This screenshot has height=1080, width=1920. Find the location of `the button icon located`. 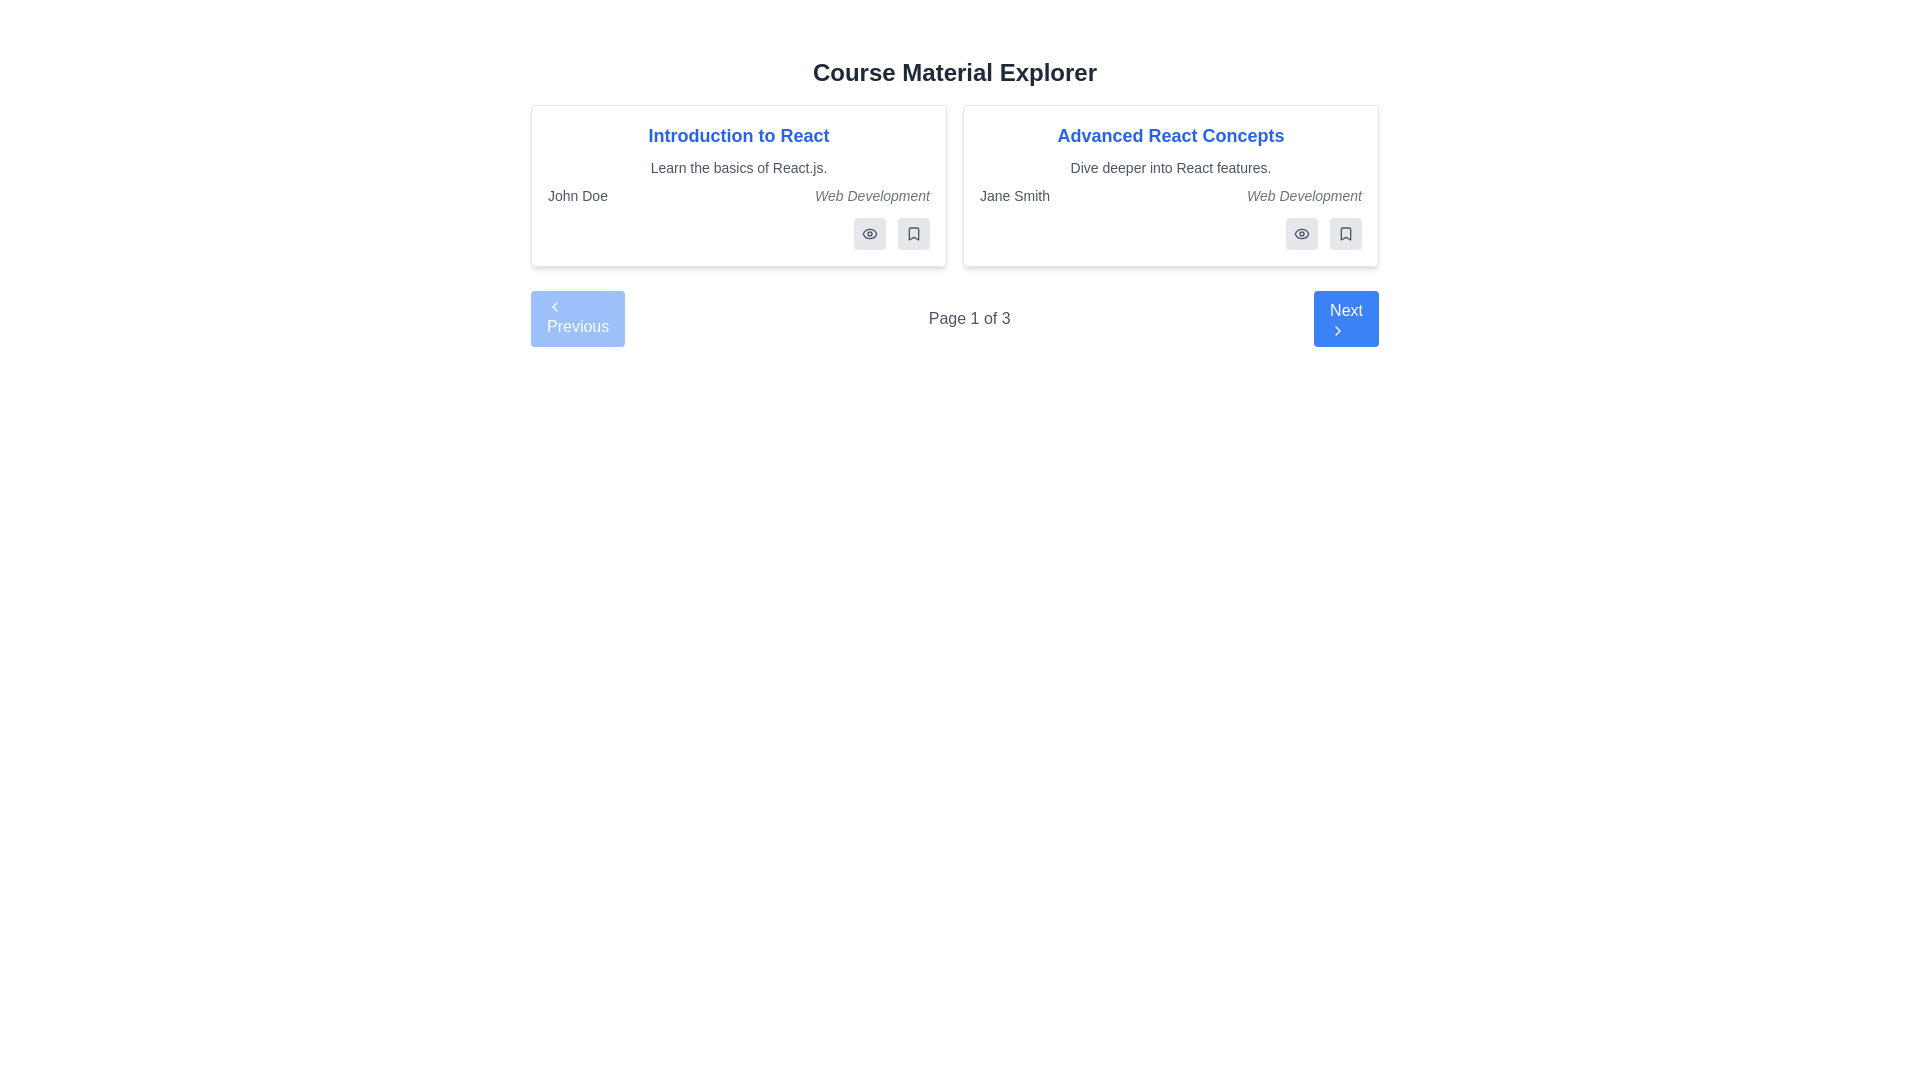

the button icon located is located at coordinates (1301, 233).